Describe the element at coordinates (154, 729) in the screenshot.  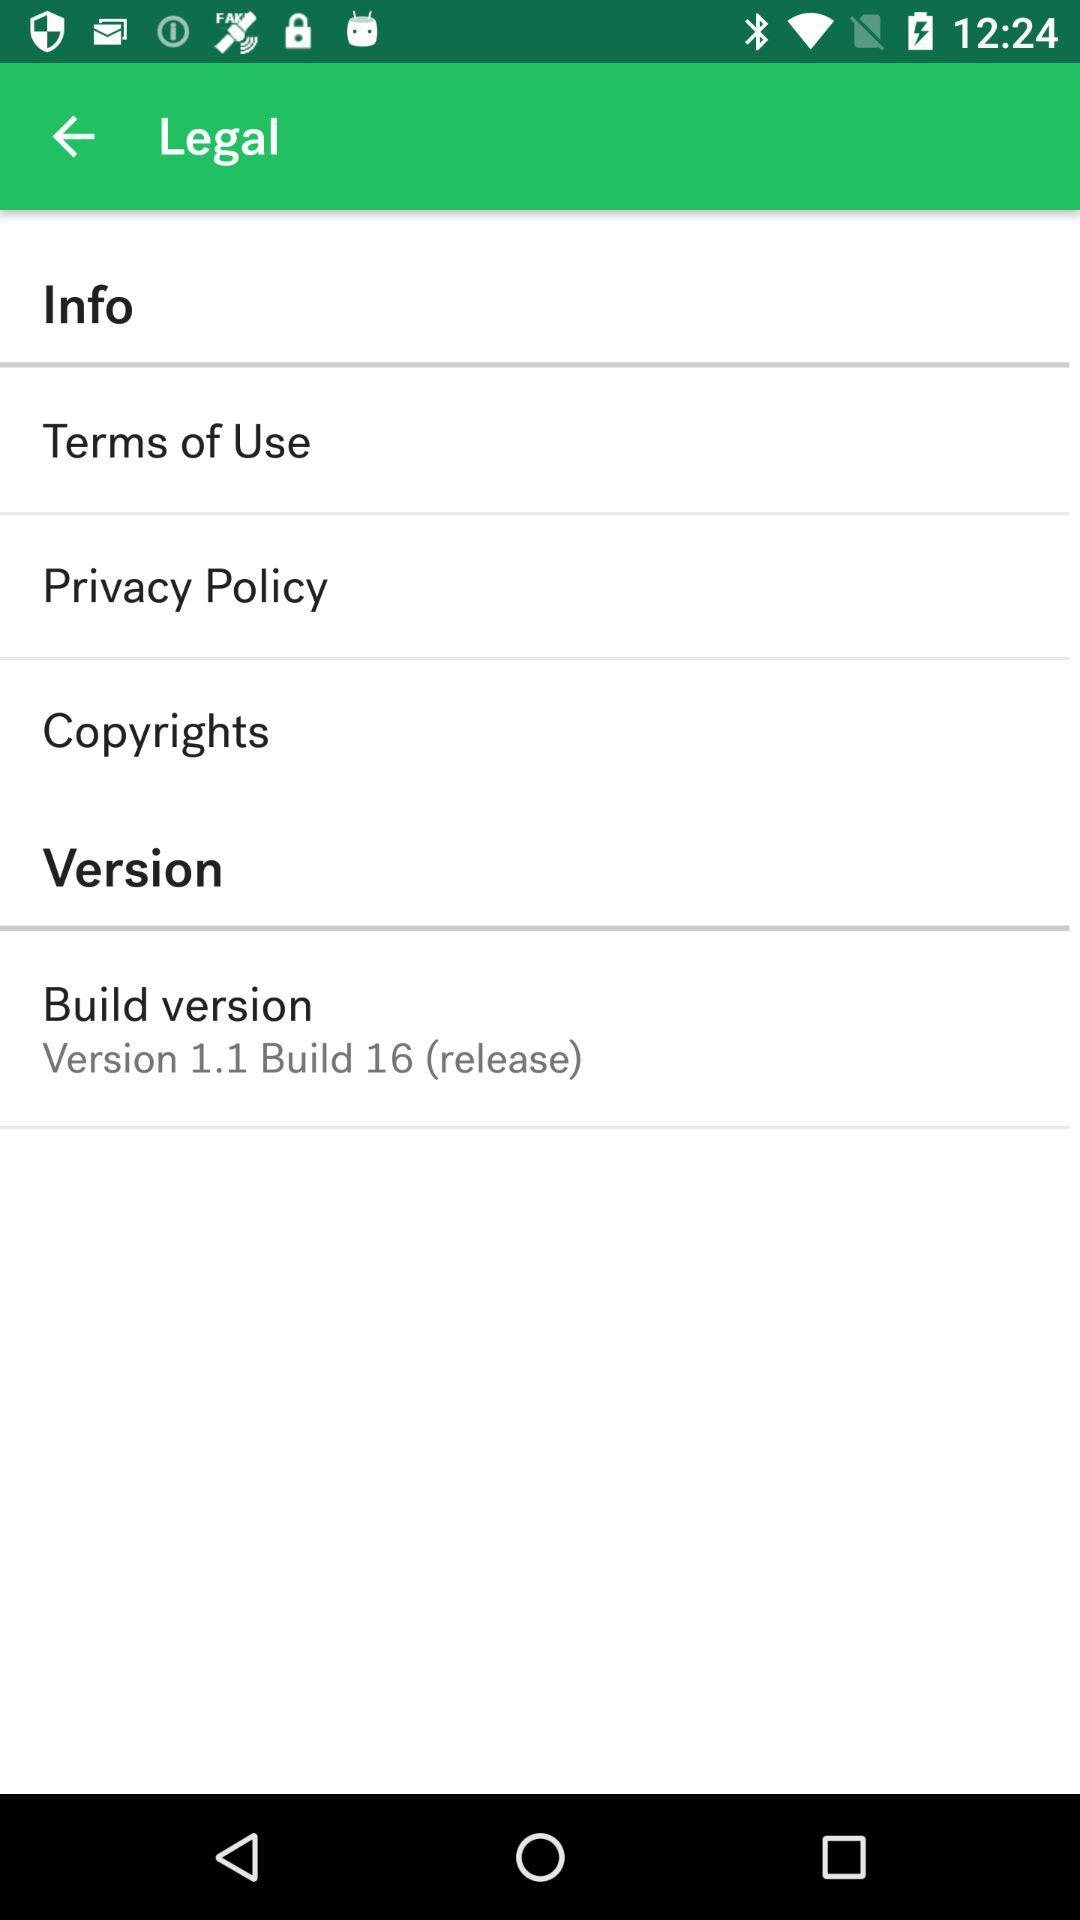
I see `the copyrights item` at that location.